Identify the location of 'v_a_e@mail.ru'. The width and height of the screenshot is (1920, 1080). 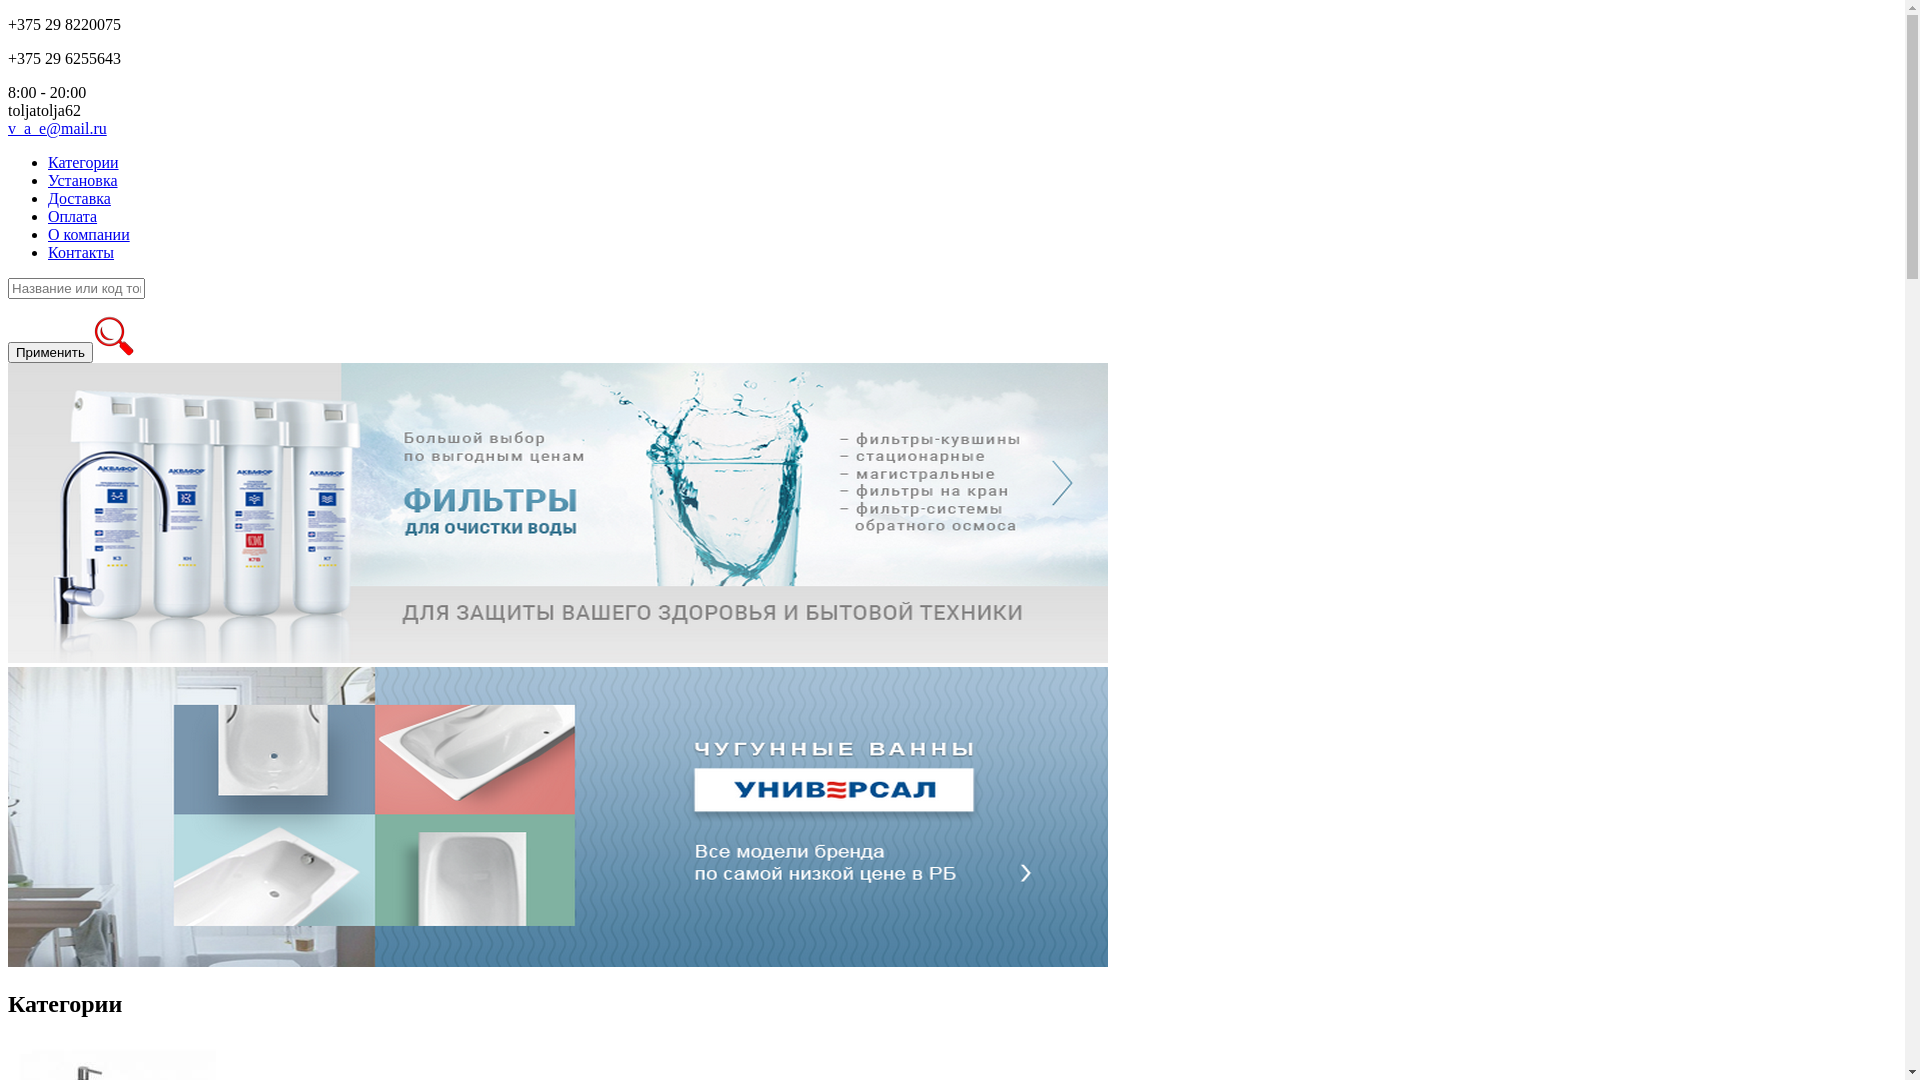
(57, 128).